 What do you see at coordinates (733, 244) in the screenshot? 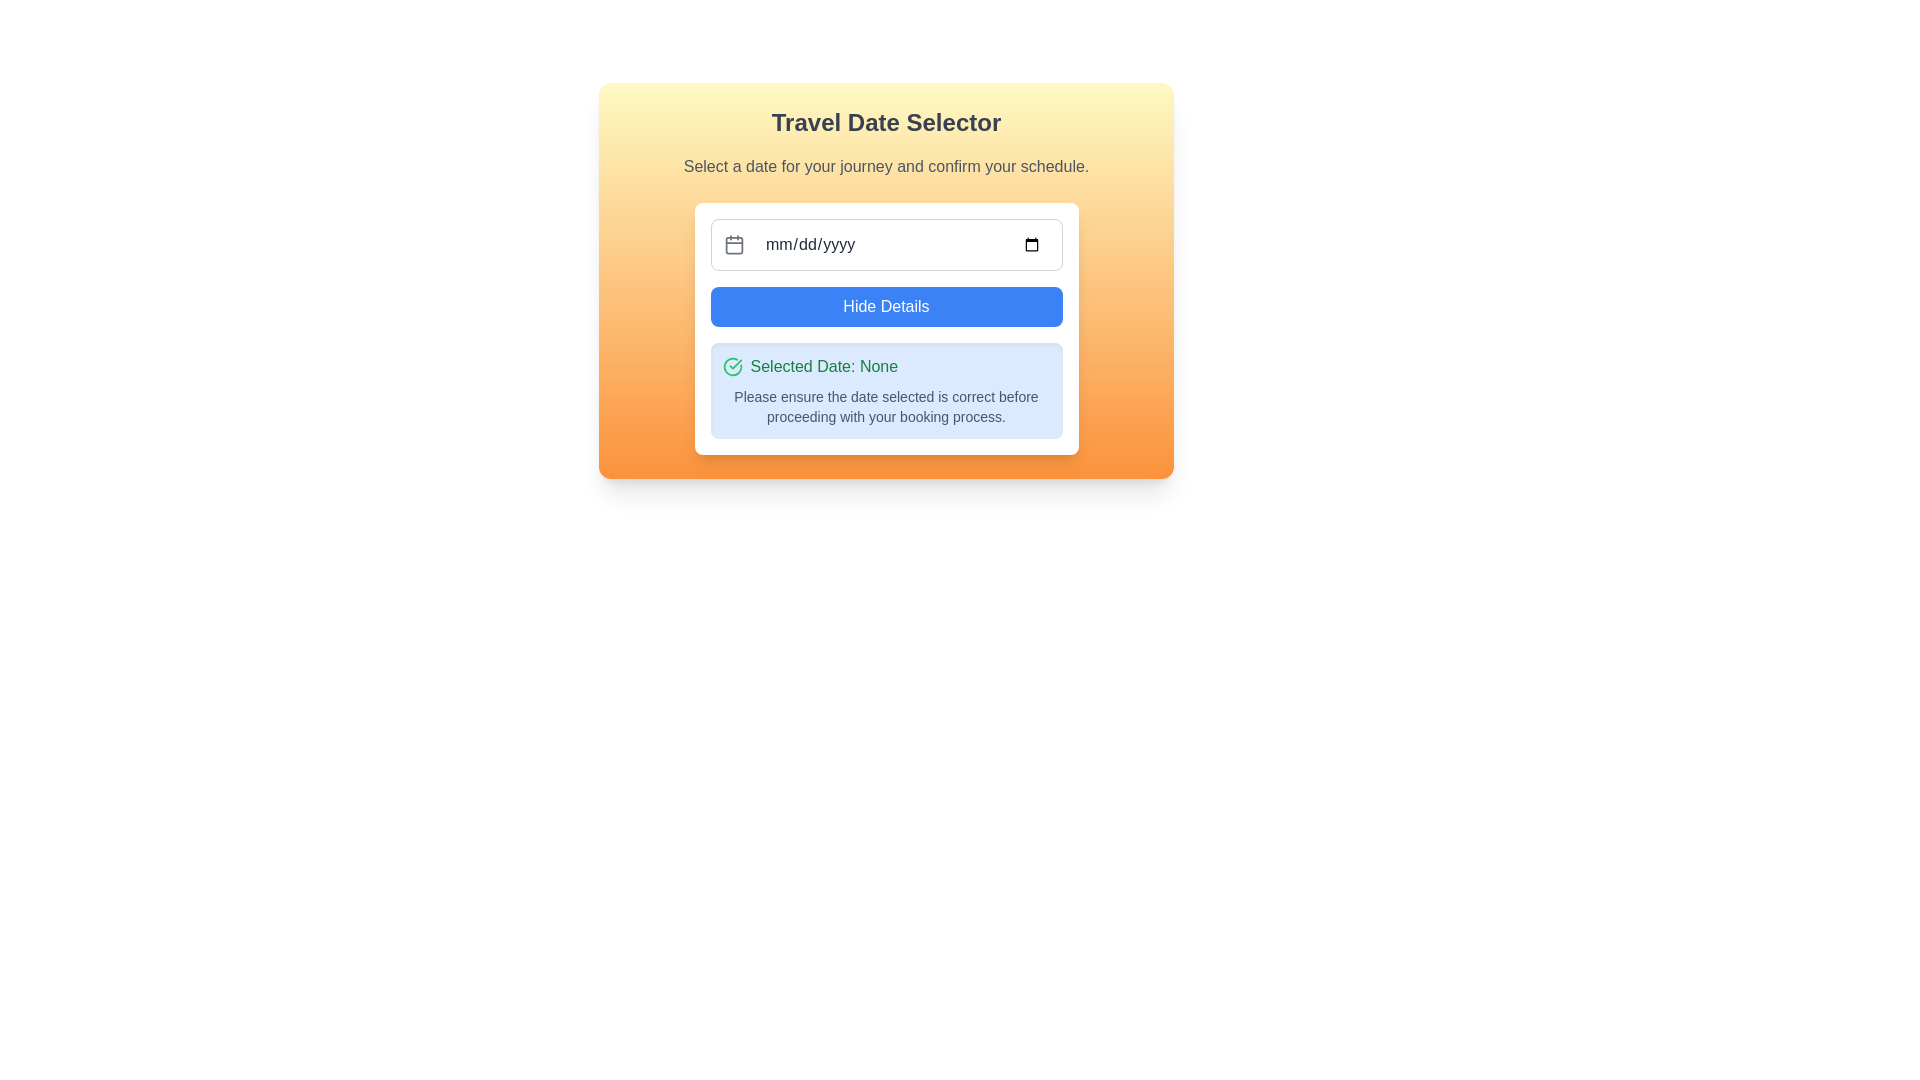
I see `the gray calendar icon, which is positioned at the far left of the date input section` at bounding box center [733, 244].